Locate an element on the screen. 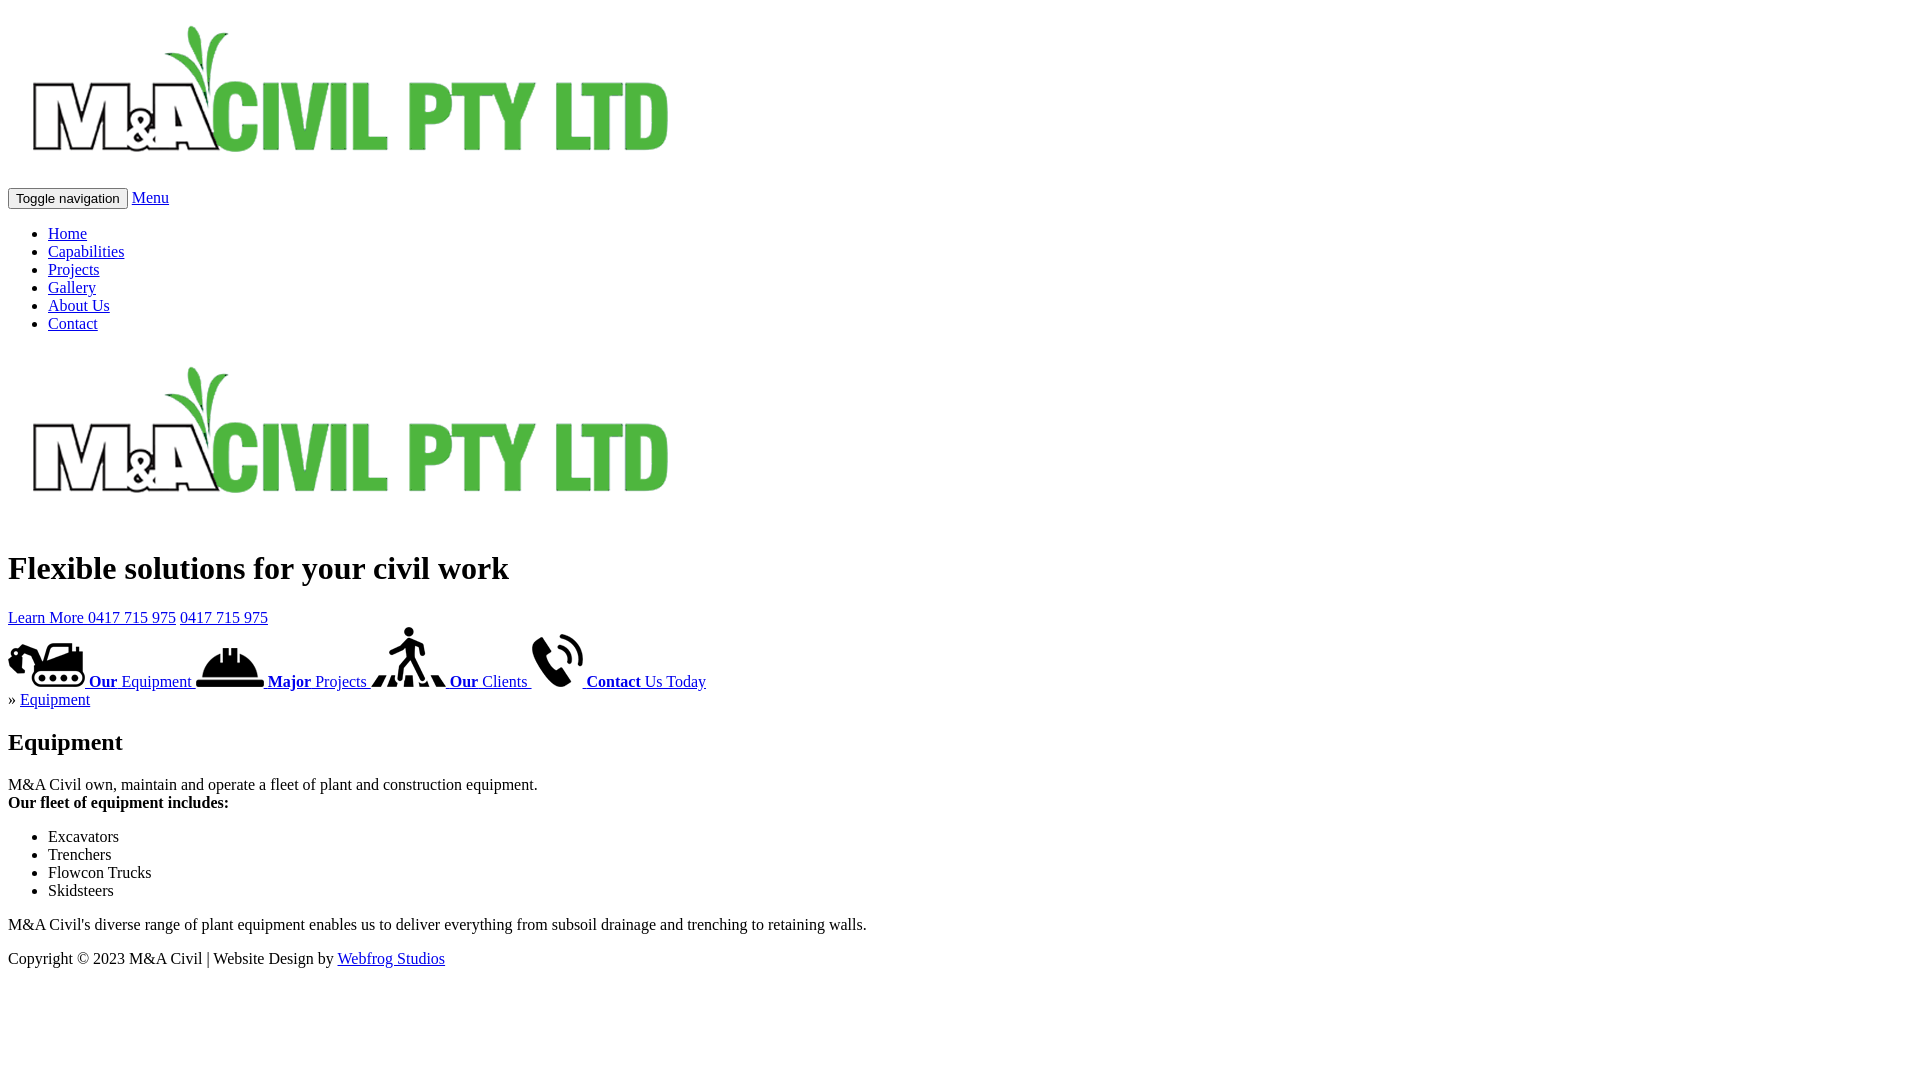 The image size is (1920, 1080). 'Equipment' is located at coordinates (54, 698).